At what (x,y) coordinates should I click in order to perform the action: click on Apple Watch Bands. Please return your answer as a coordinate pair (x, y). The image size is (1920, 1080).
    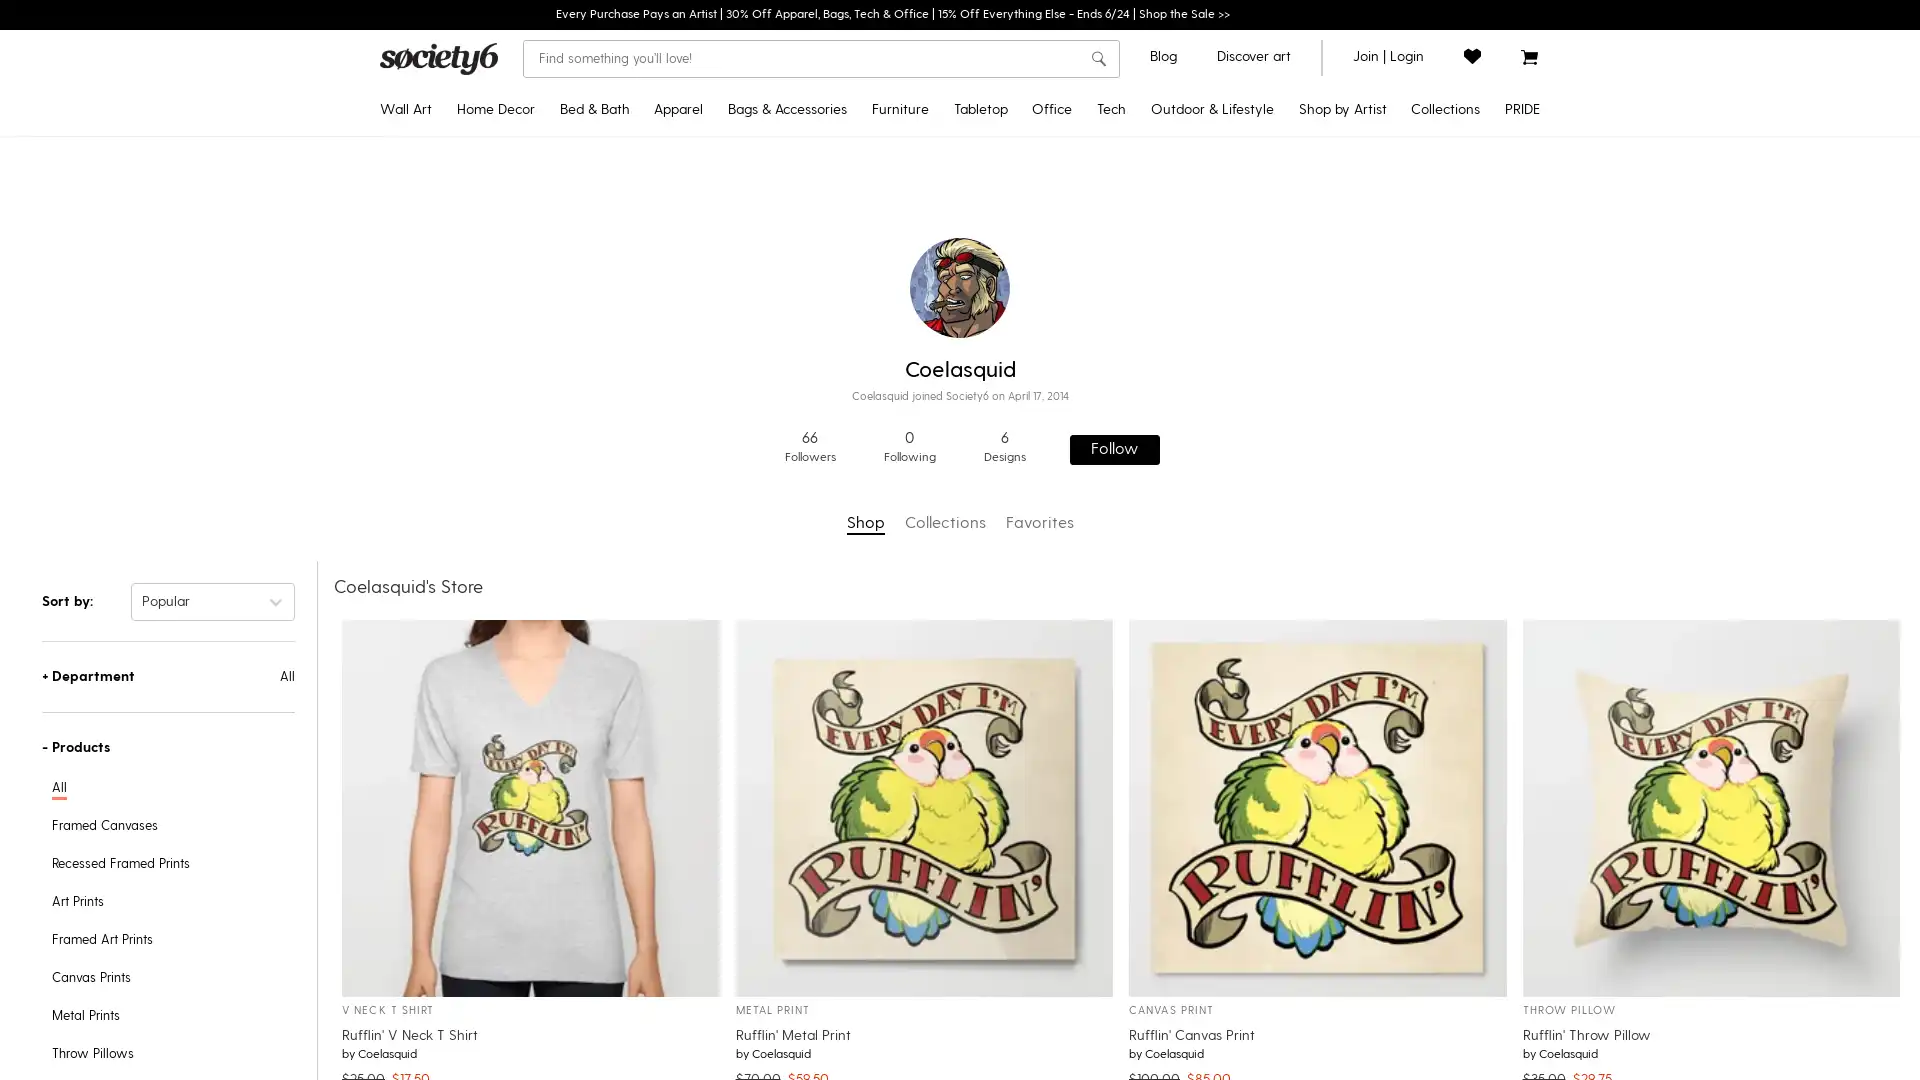
    Looking at the image, I should click on (1182, 385).